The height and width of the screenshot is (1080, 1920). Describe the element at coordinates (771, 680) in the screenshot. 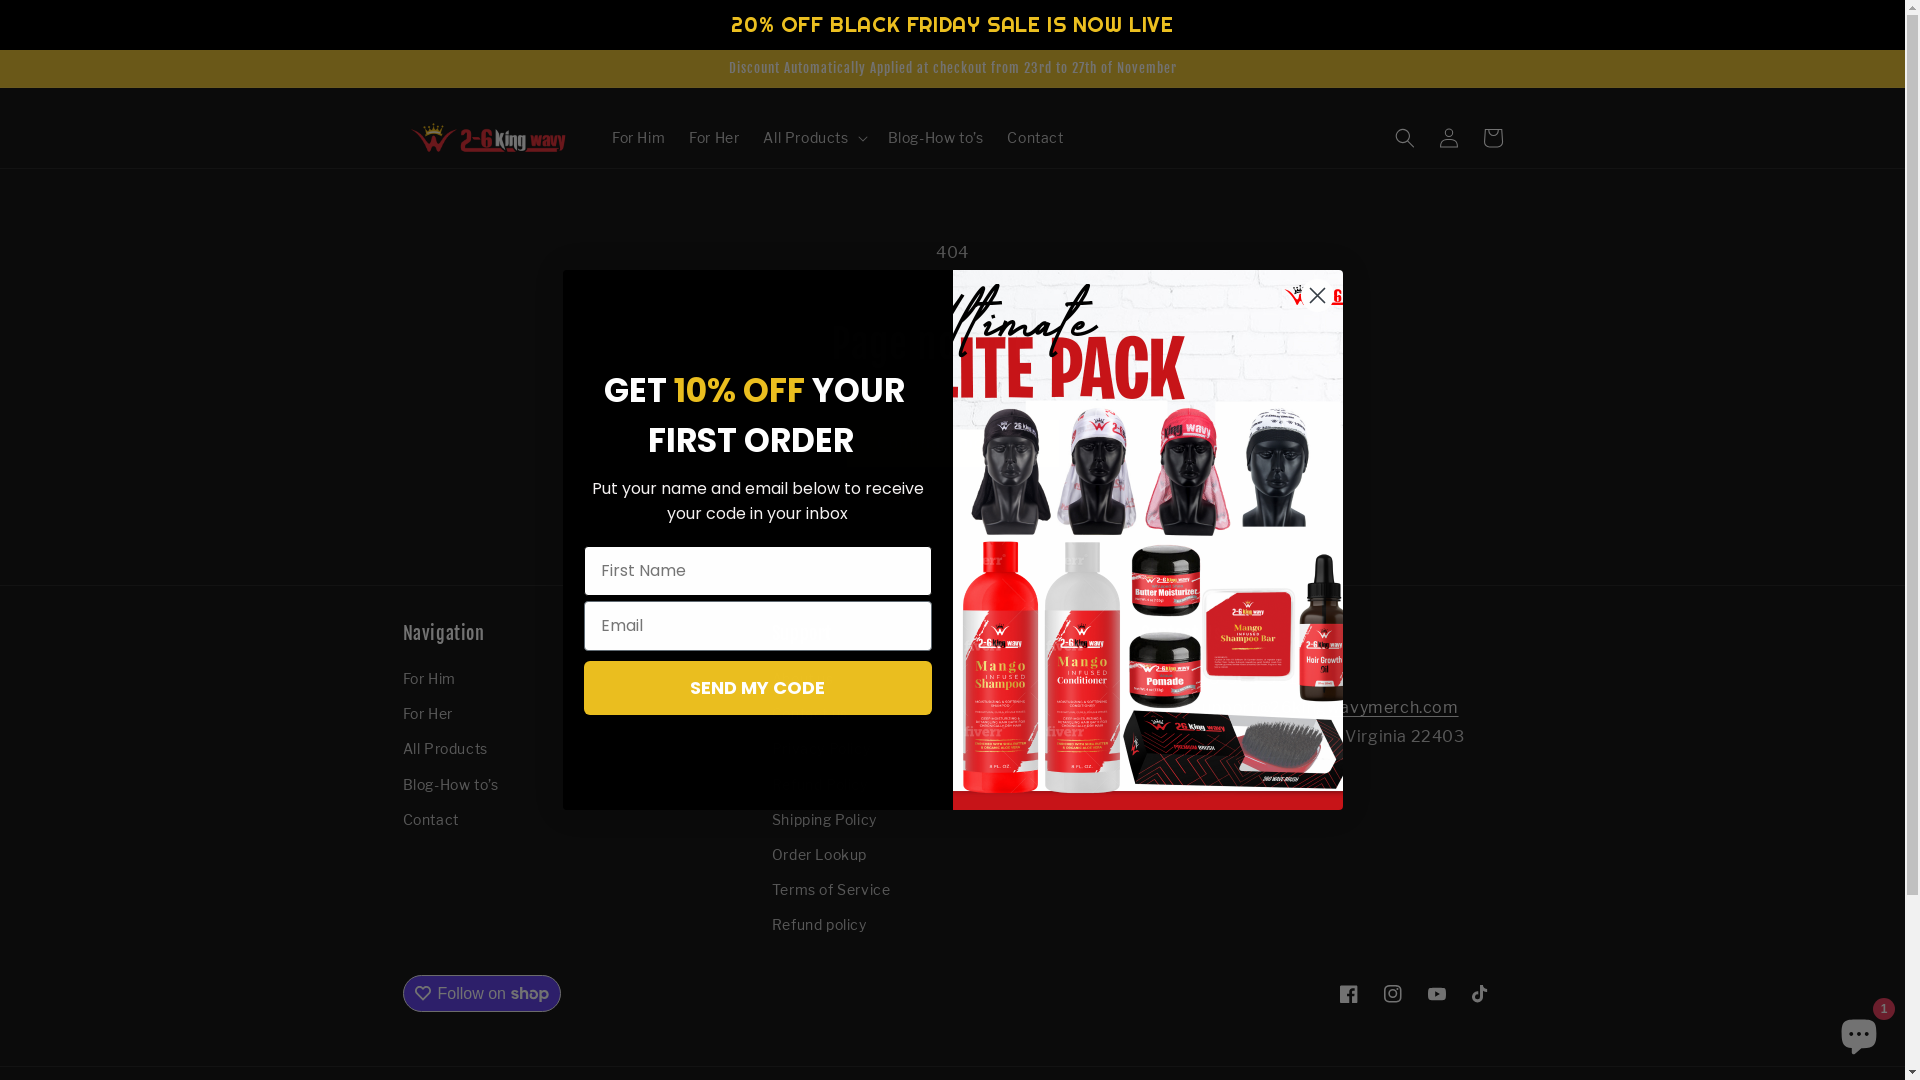

I see `'About us'` at that location.